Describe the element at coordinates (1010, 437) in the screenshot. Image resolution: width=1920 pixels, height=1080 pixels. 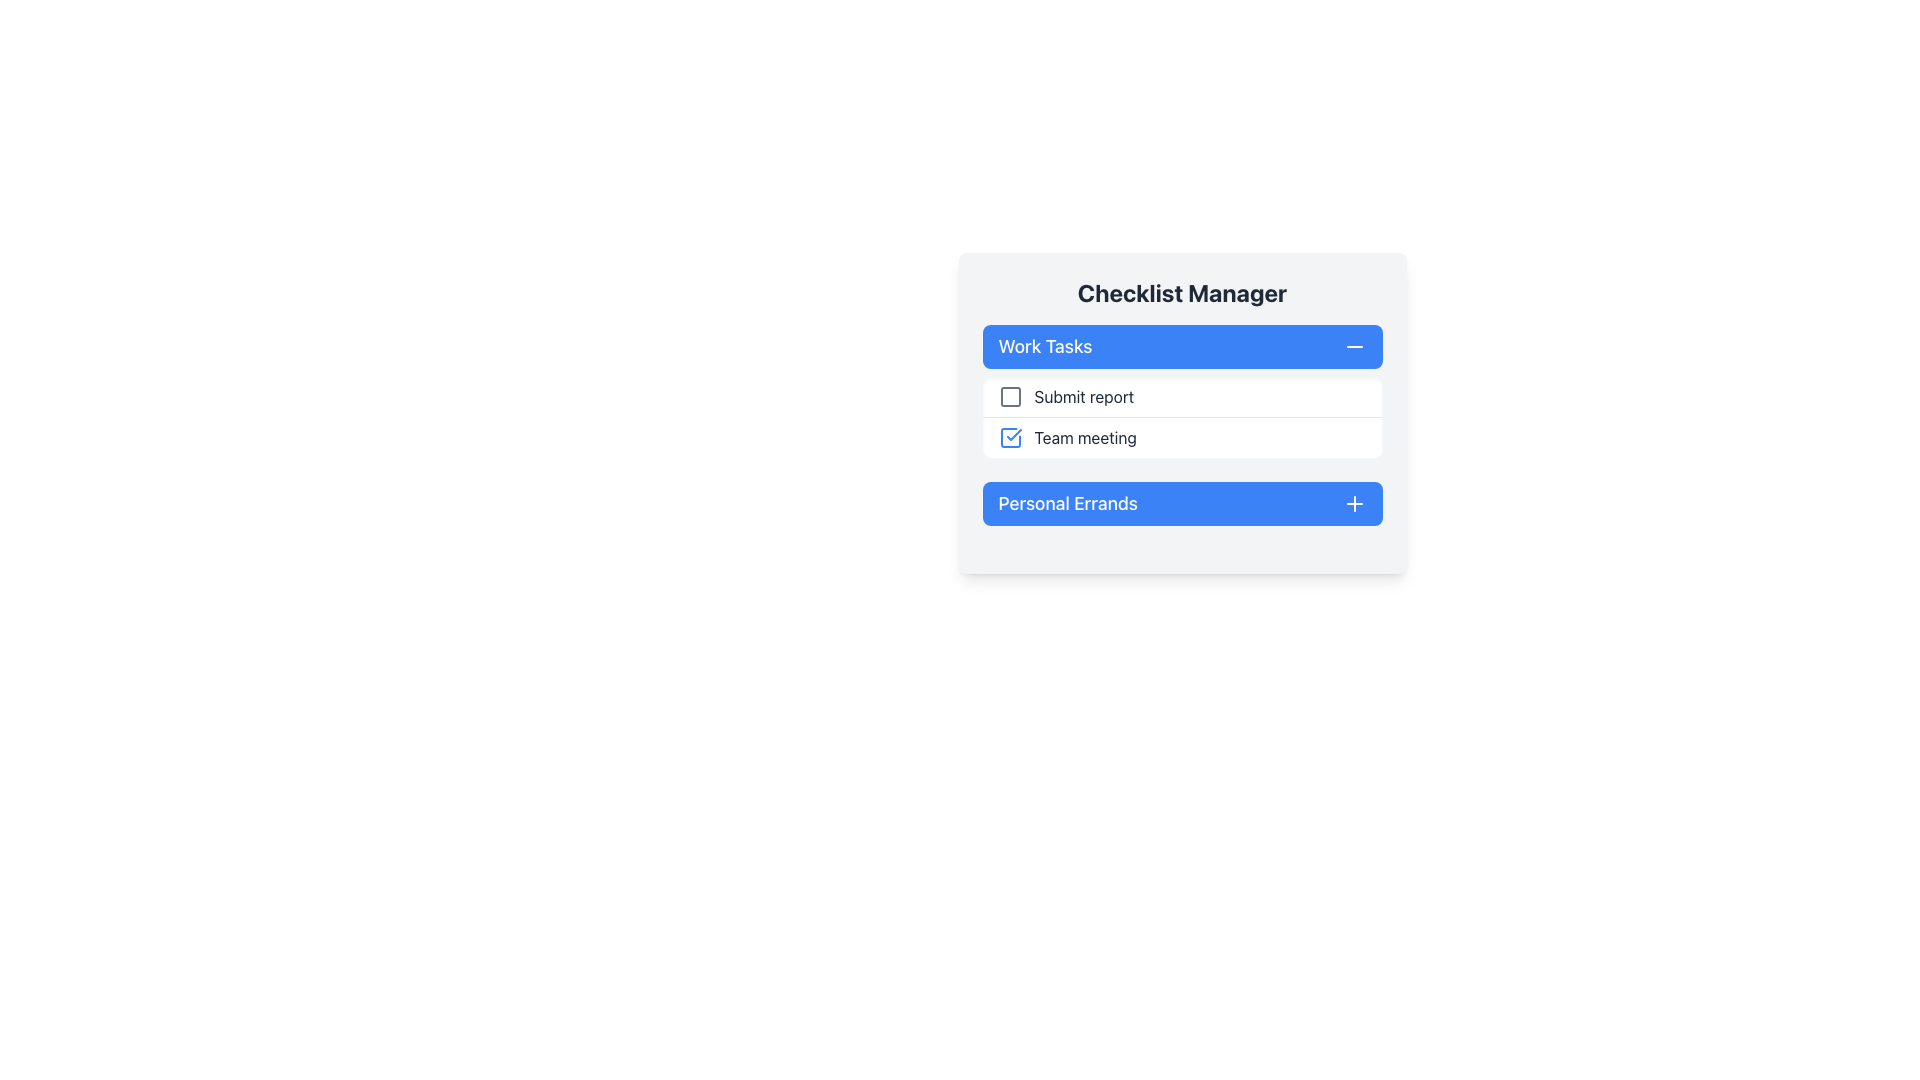
I see `the checkbox for 'Team meeting'` at that location.